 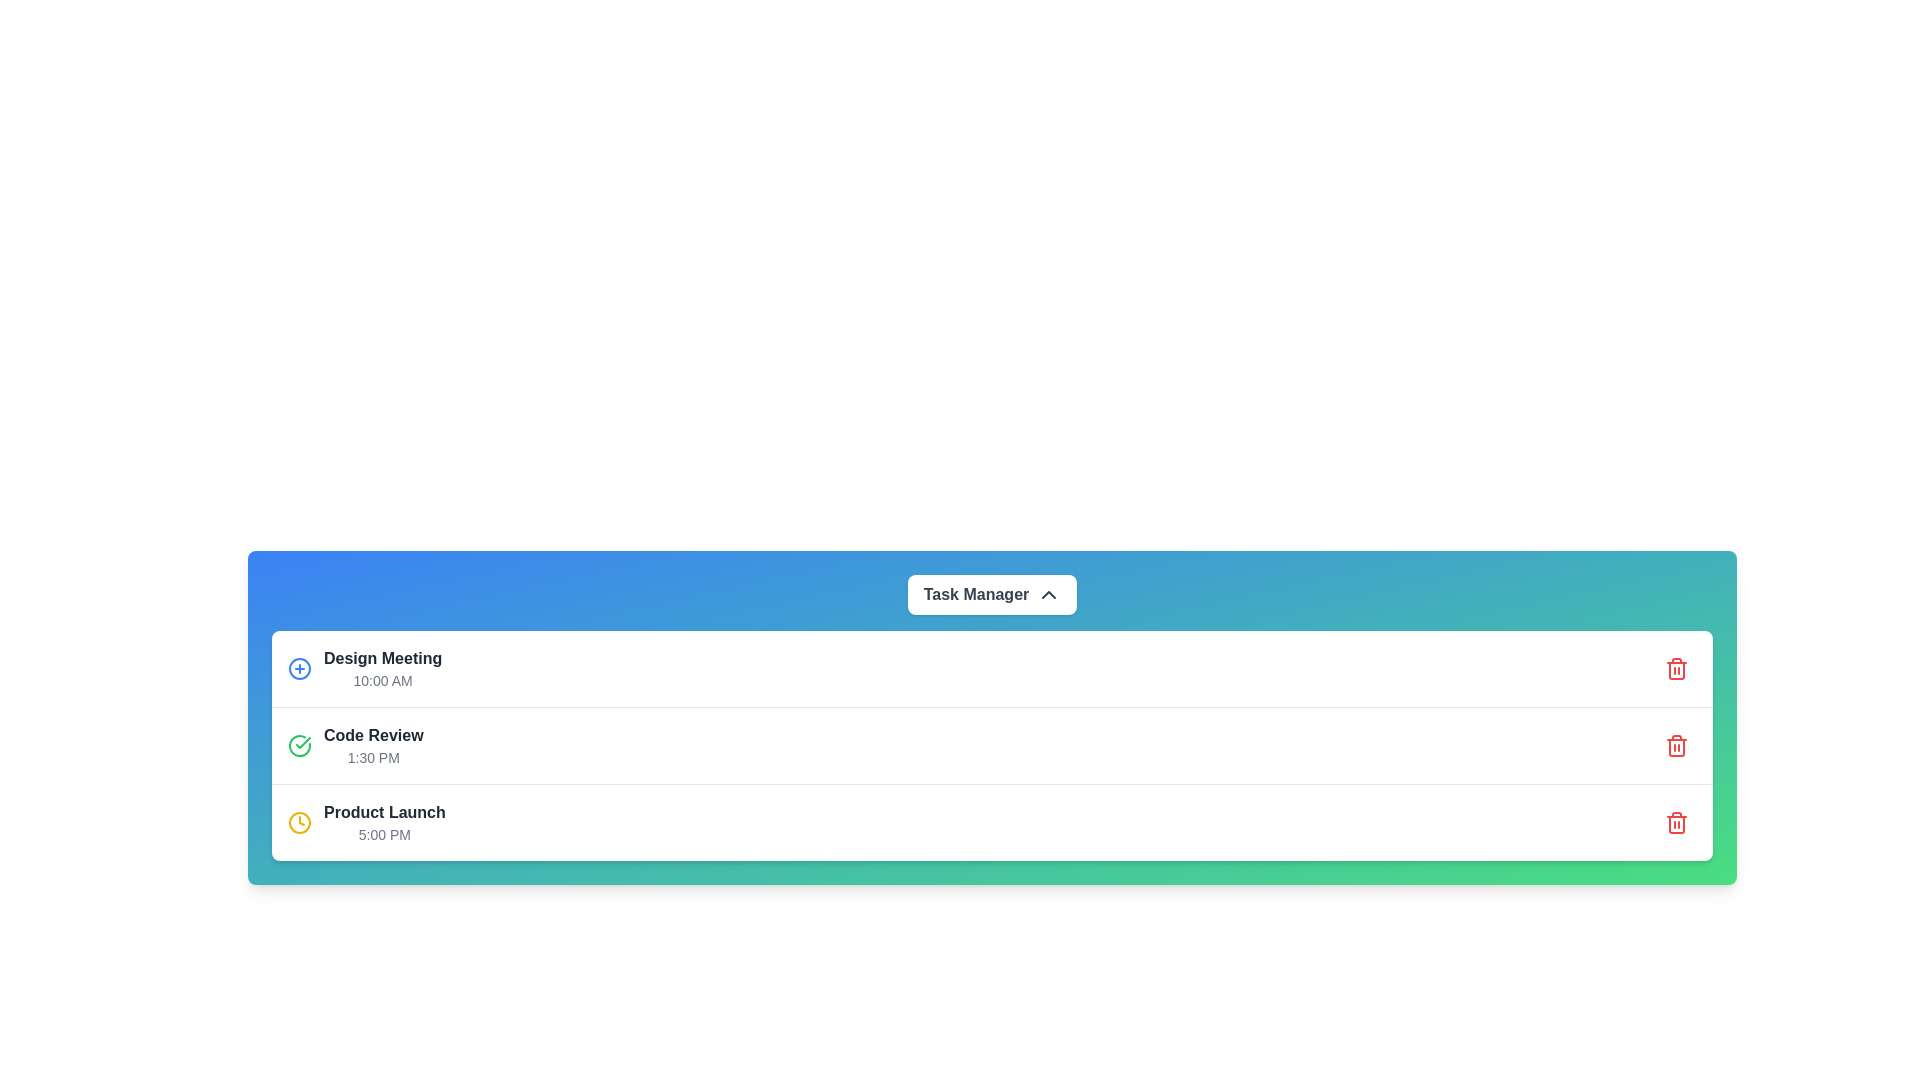 I want to click on the circular yellow clock icon located to the left of the 'Product Launch' text at the bottom entry of the list, so click(x=298, y=822).